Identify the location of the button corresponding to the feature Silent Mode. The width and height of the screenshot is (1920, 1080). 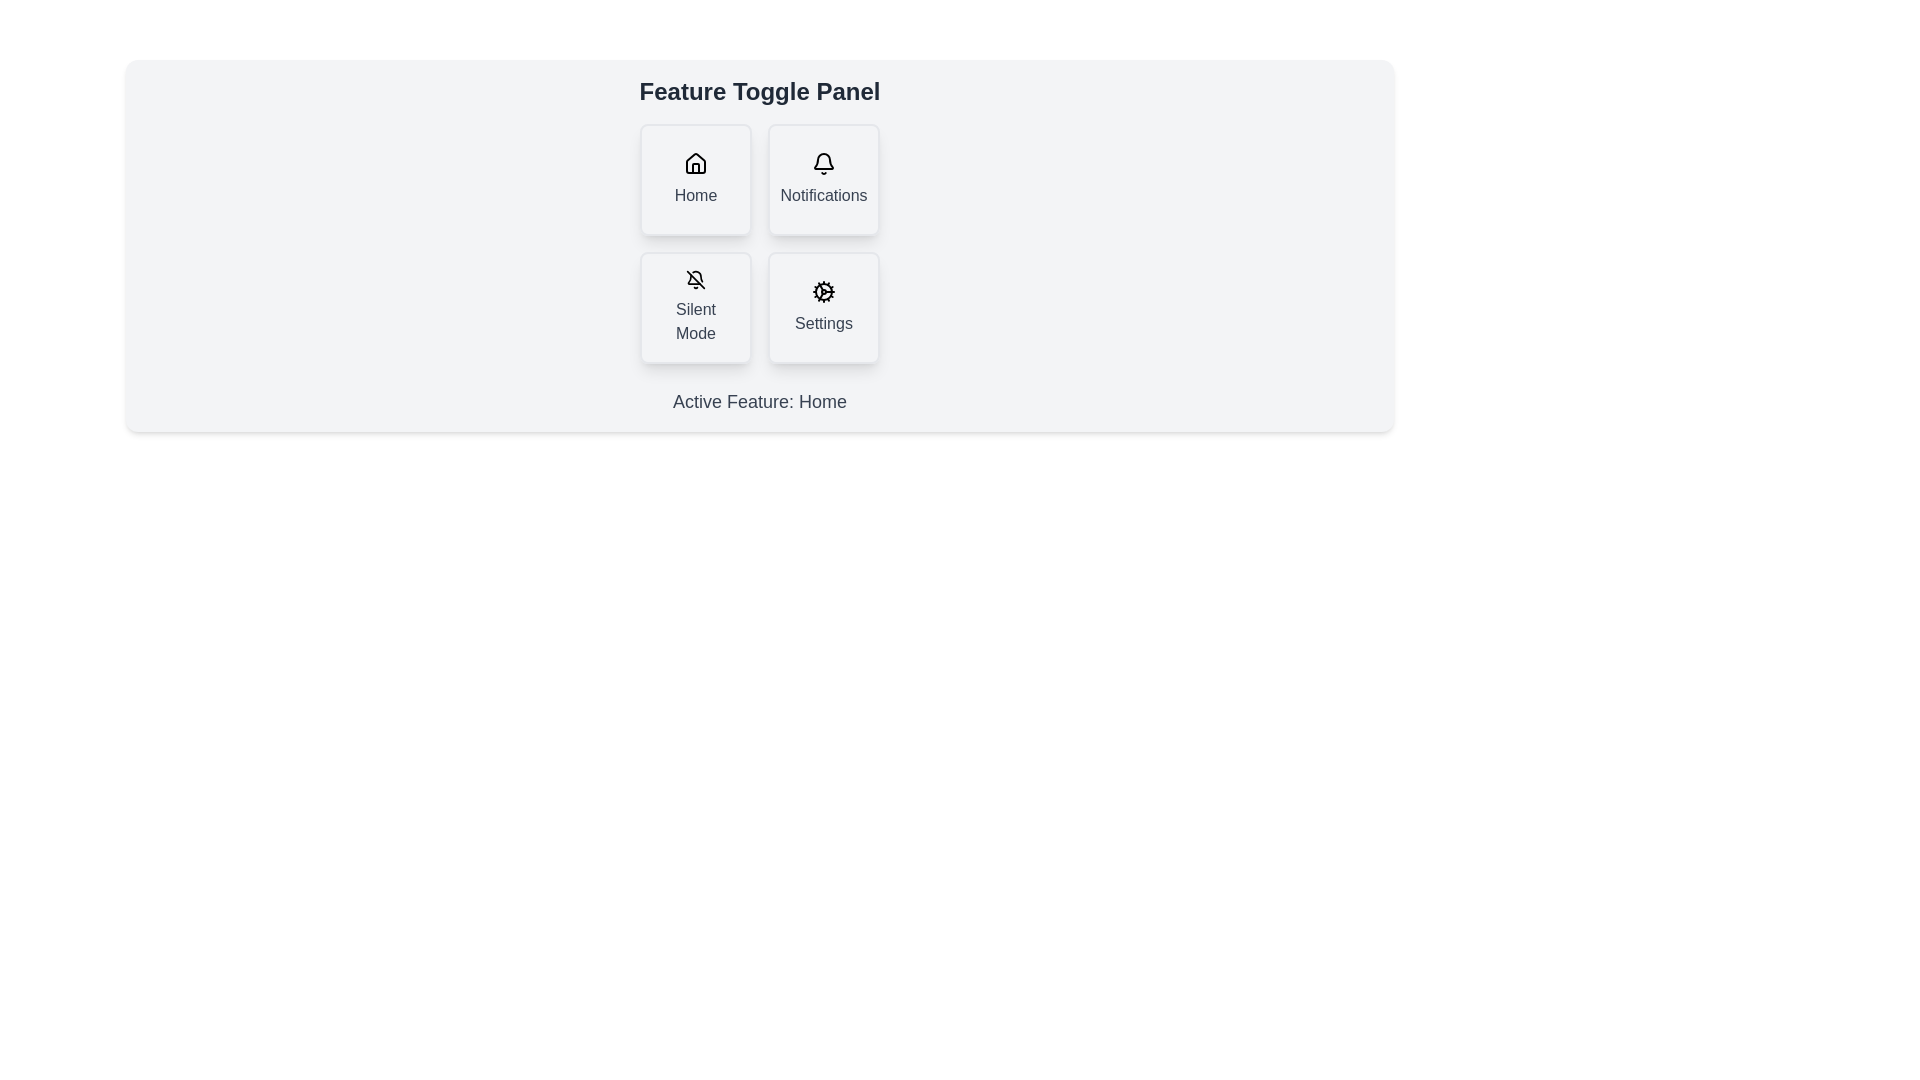
(696, 308).